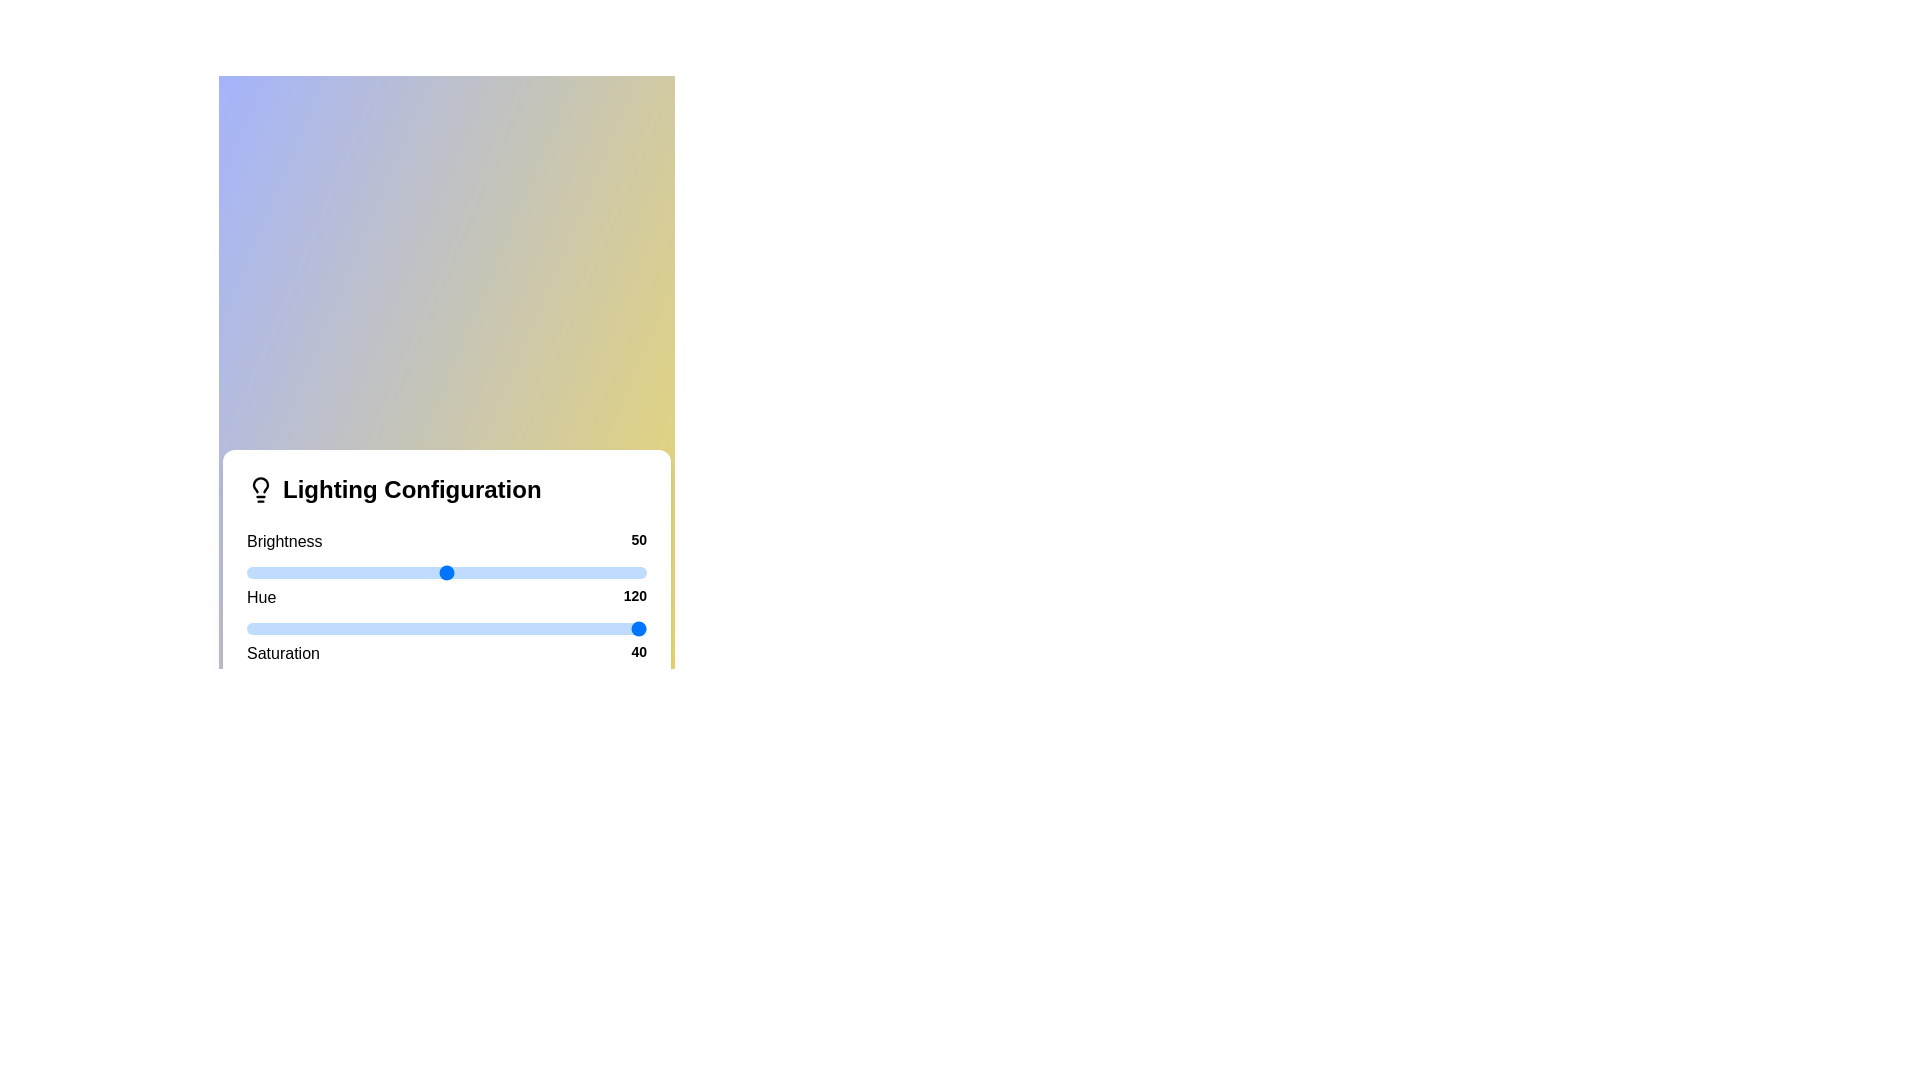 Image resolution: width=1920 pixels, height=1080 pixels. What do you see at coordinates (578, 627) in the screenshot?
I see `the hue slider to 83` at bounding box center [578, 627].